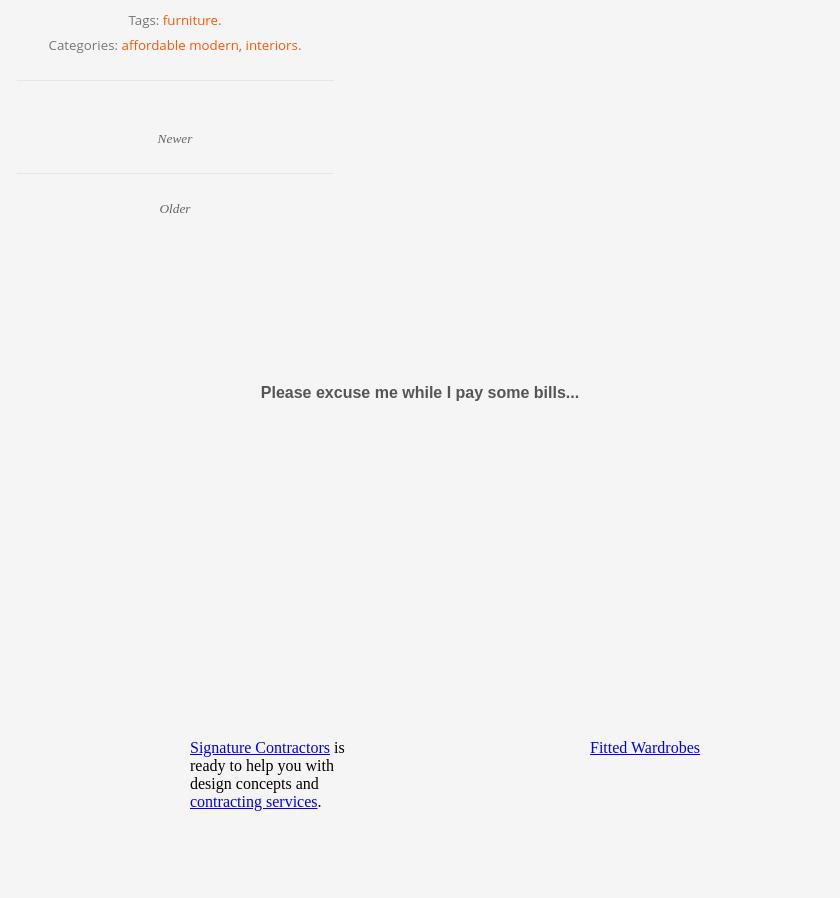 The width and height of the screenshot is (840, 898). Describe the element at coordinates (174, 207) in the screenshot. I see `'Older'` at that location.